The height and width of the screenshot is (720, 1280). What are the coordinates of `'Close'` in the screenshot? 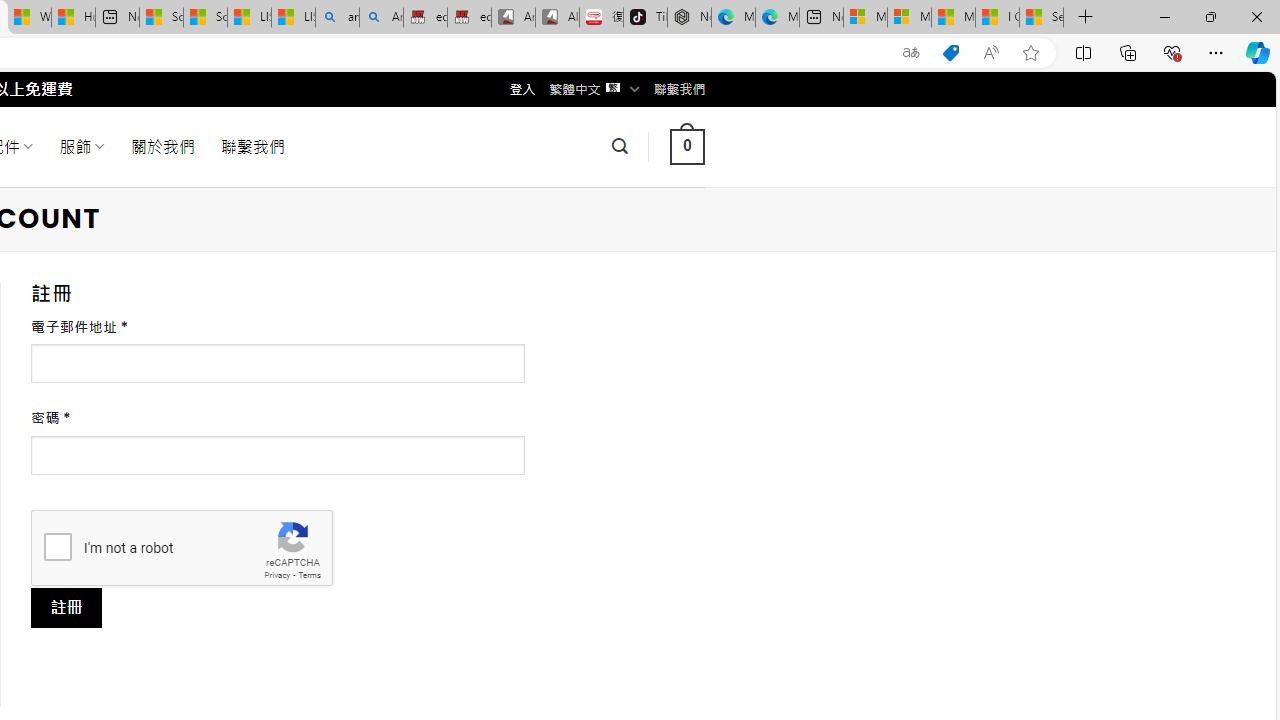 It's located at (1255, 16).